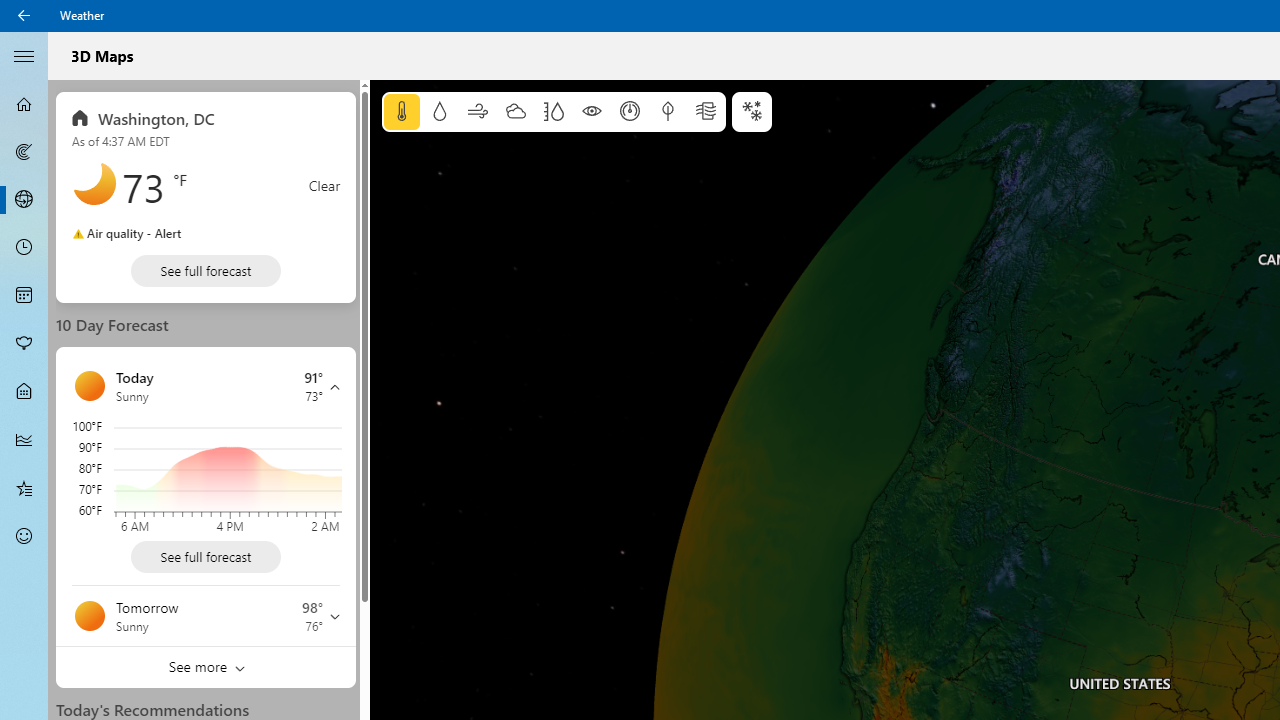 The height and width of the screenshot is (720, 1280). What do you see at coordinates (24, 150) in the screenshot?
I see `'Maps - Not Selected'` at bounding box center [24, 150].